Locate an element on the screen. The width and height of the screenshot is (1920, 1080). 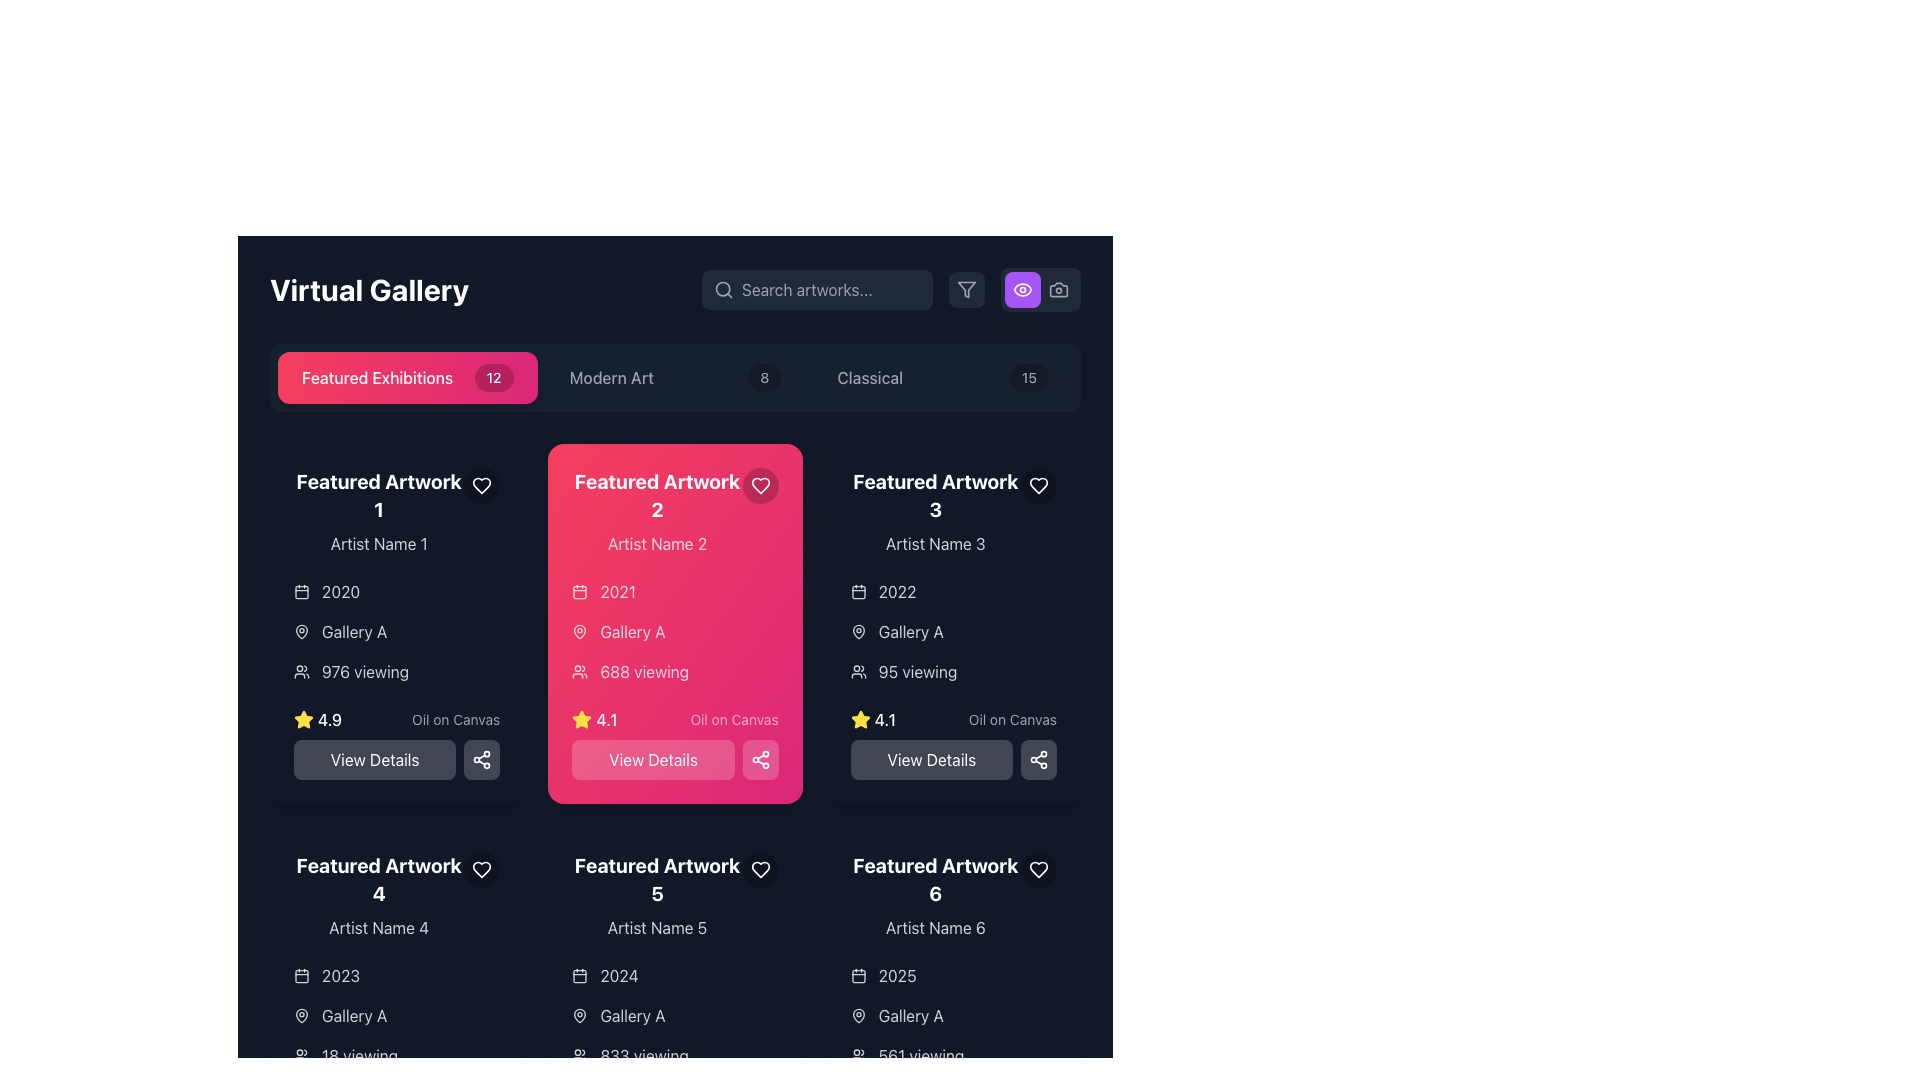
text displayed in the Text Label element showing '2021' on a vibrant pink background, located below 'Artist Name 2' in the 'Featured Artwork 2' card is located at coordinates (617, 590).